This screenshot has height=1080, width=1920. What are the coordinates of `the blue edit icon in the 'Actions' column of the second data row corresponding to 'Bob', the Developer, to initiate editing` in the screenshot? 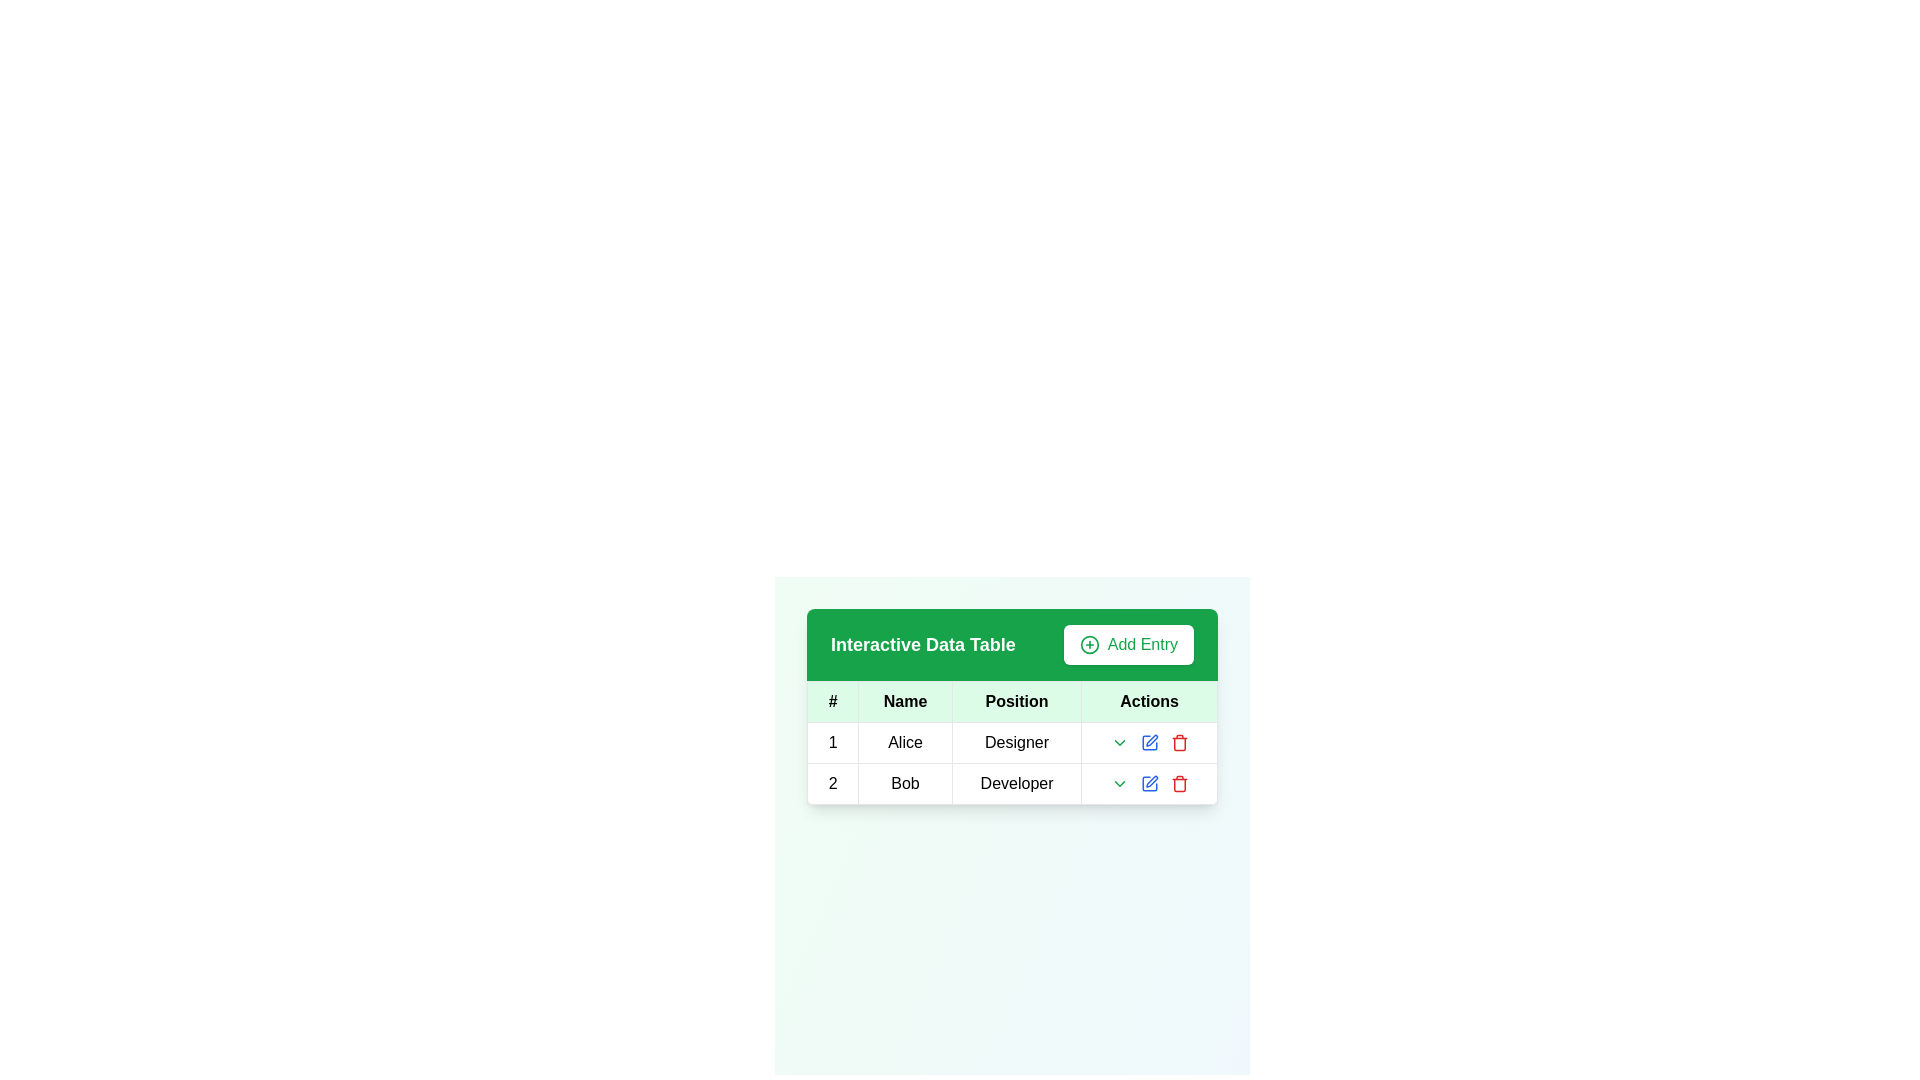 It's located at (1149, 782).